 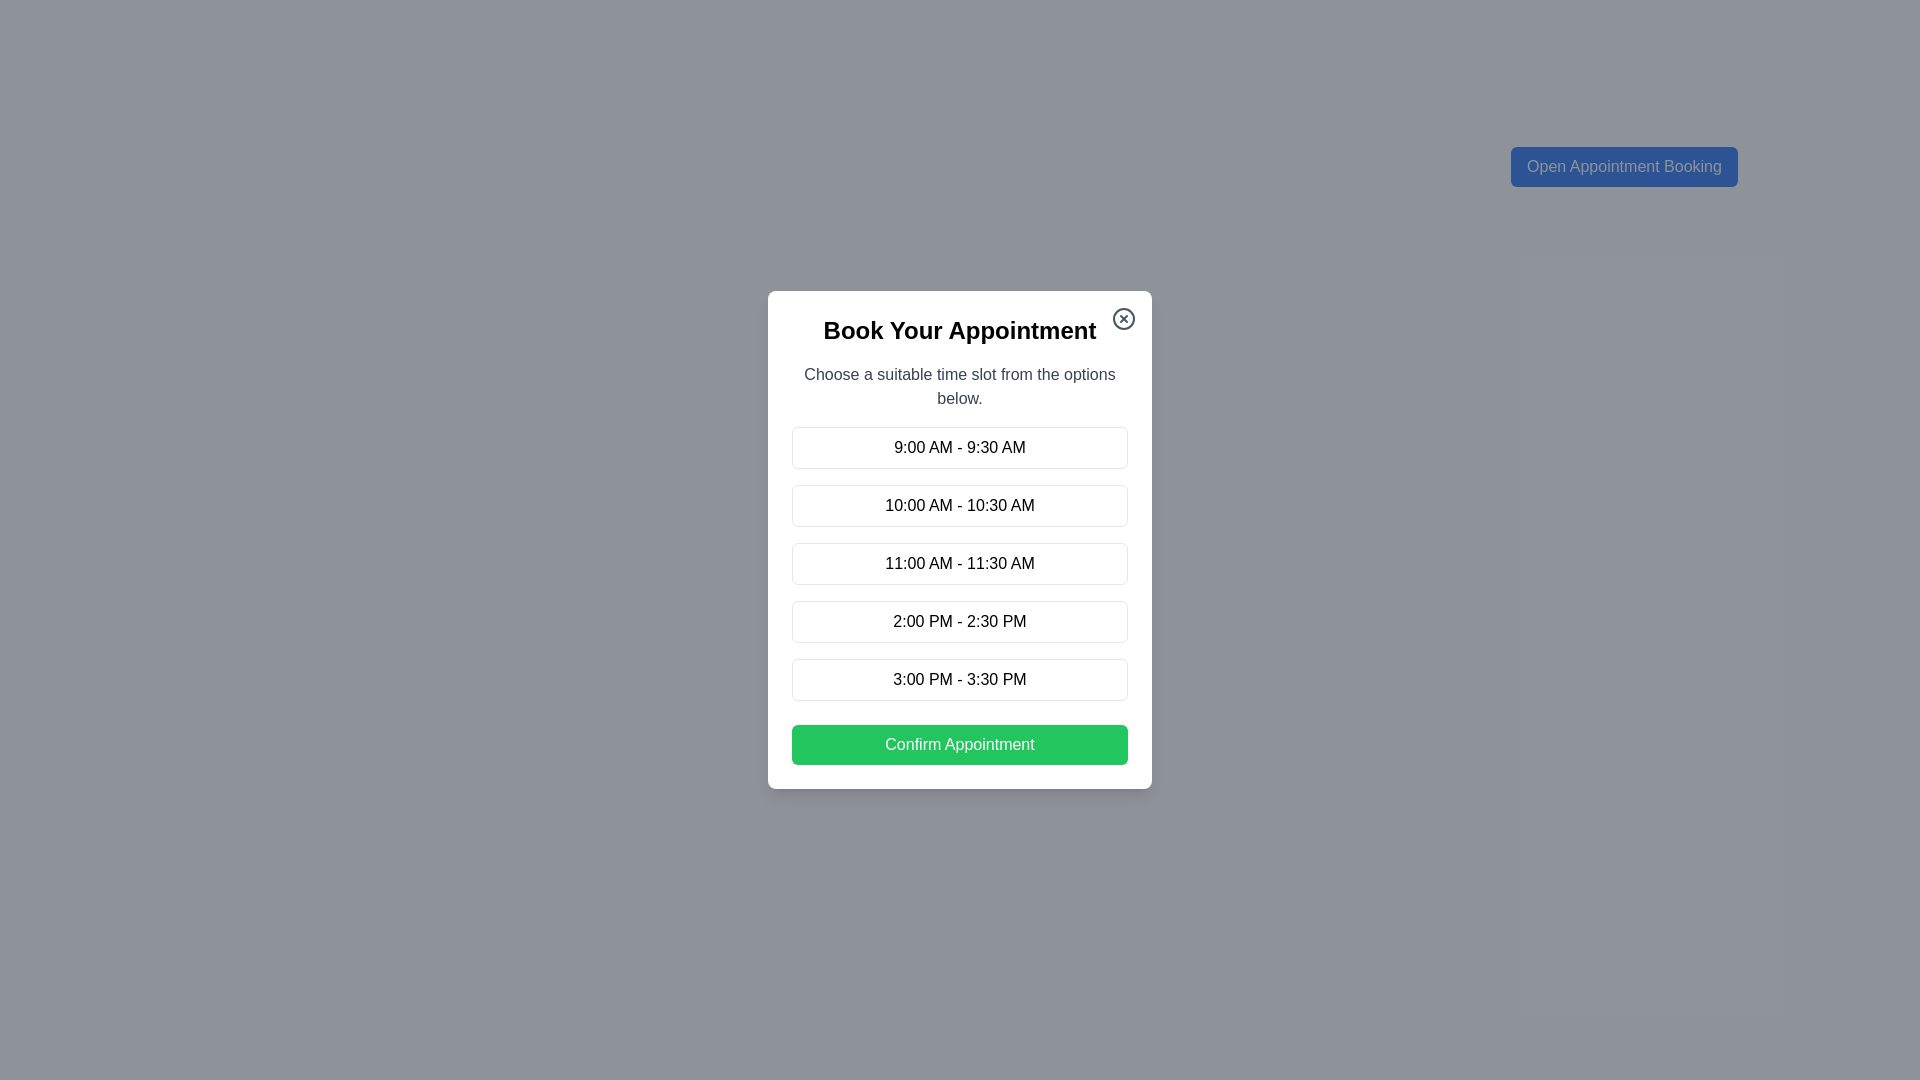 What do you see at coordinates (960, 446) in the screenshot?
I see `on the Text Label element displaying '9:00 AM - 9:30 AM' for potential additional actions` at bounding box center [960, 446].